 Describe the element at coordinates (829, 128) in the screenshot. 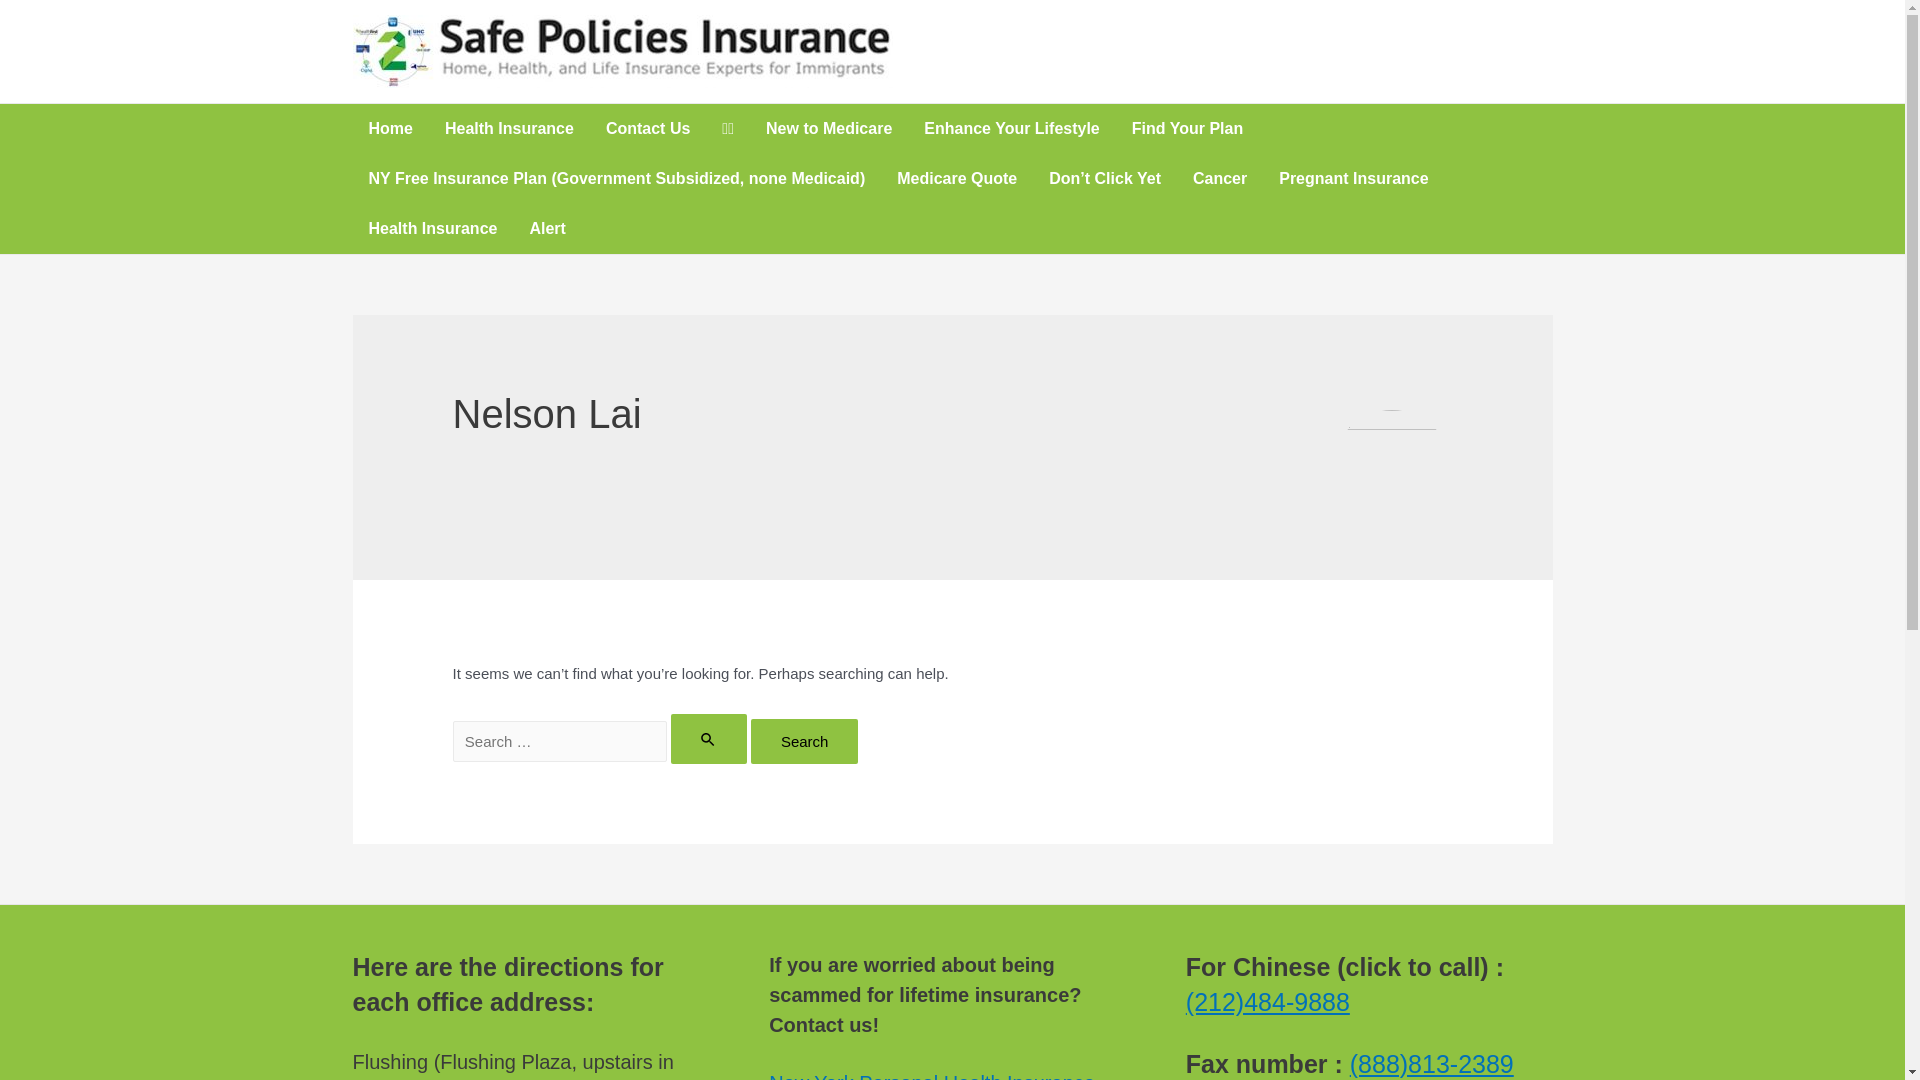

I see `'New to Medicare'` at that location.